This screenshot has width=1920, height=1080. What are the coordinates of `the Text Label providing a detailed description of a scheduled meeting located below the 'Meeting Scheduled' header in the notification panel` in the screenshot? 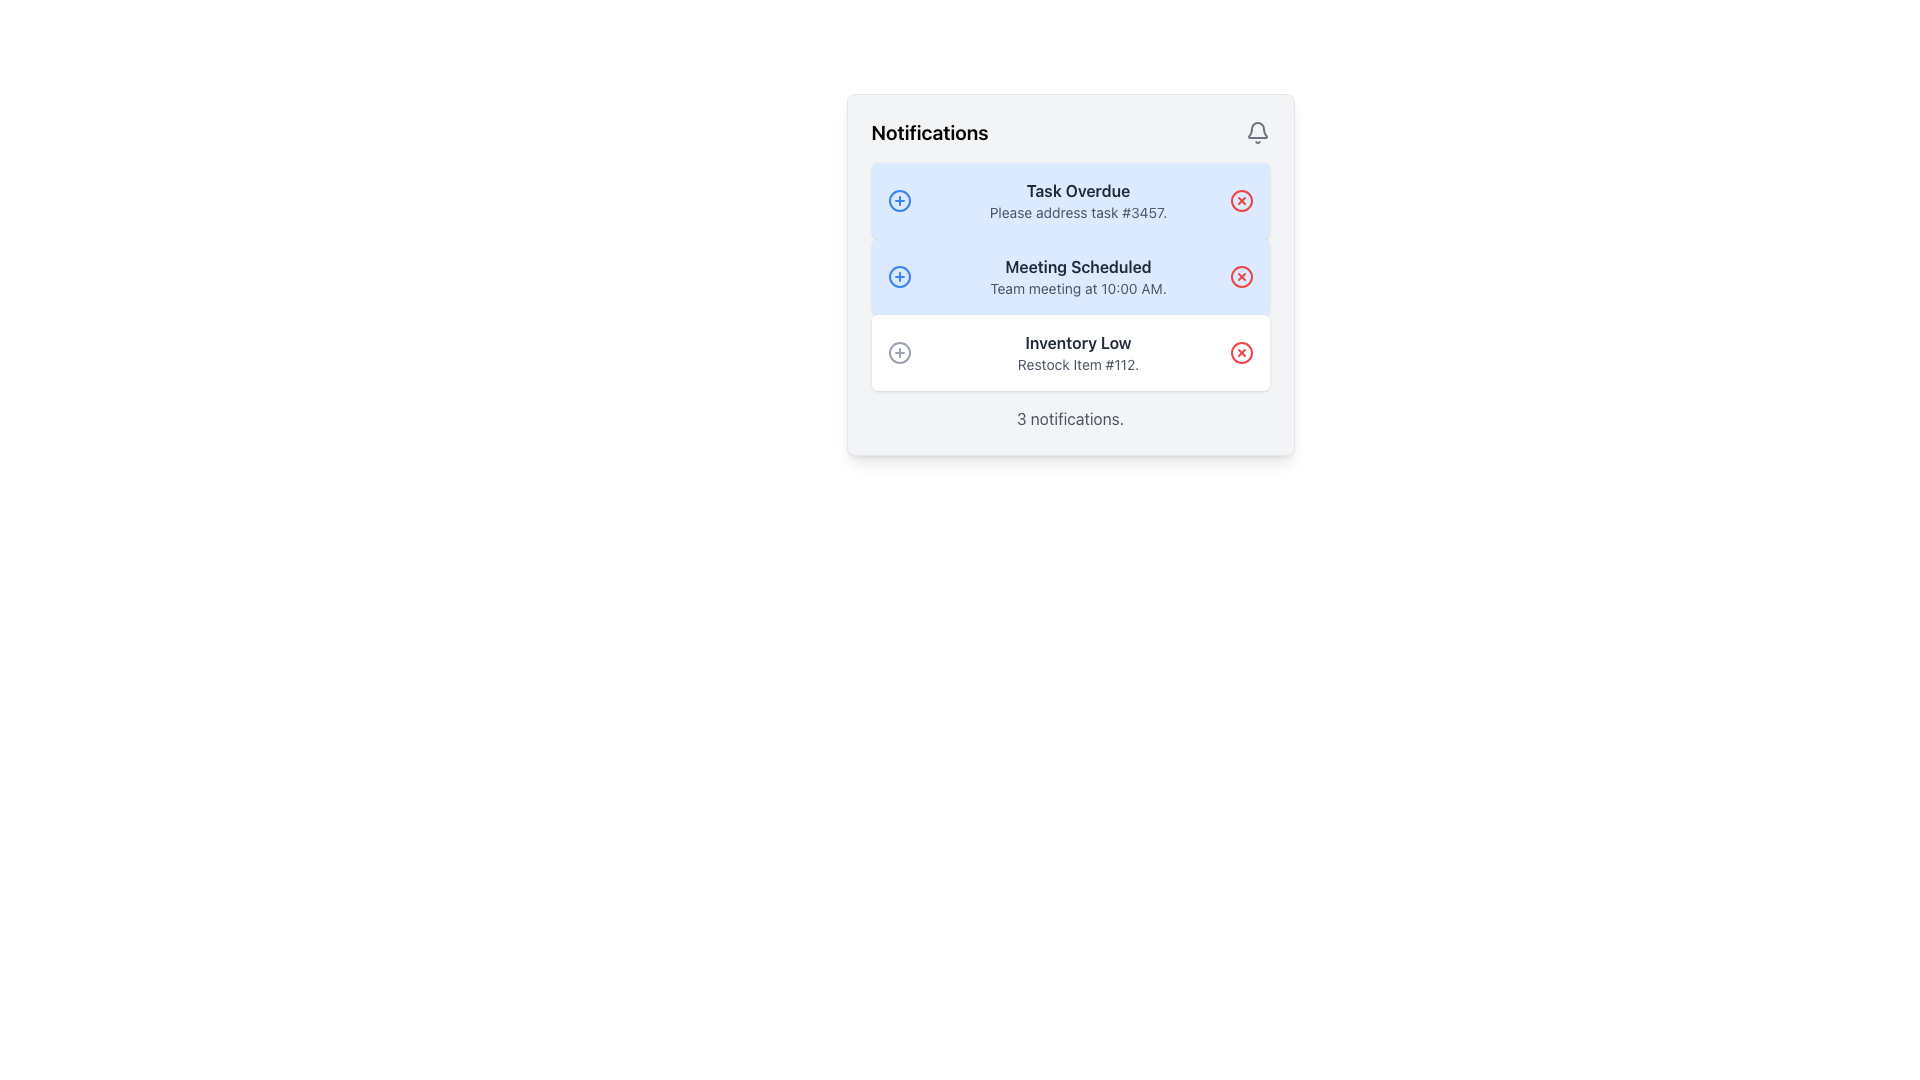 It's located at (1077, 289).